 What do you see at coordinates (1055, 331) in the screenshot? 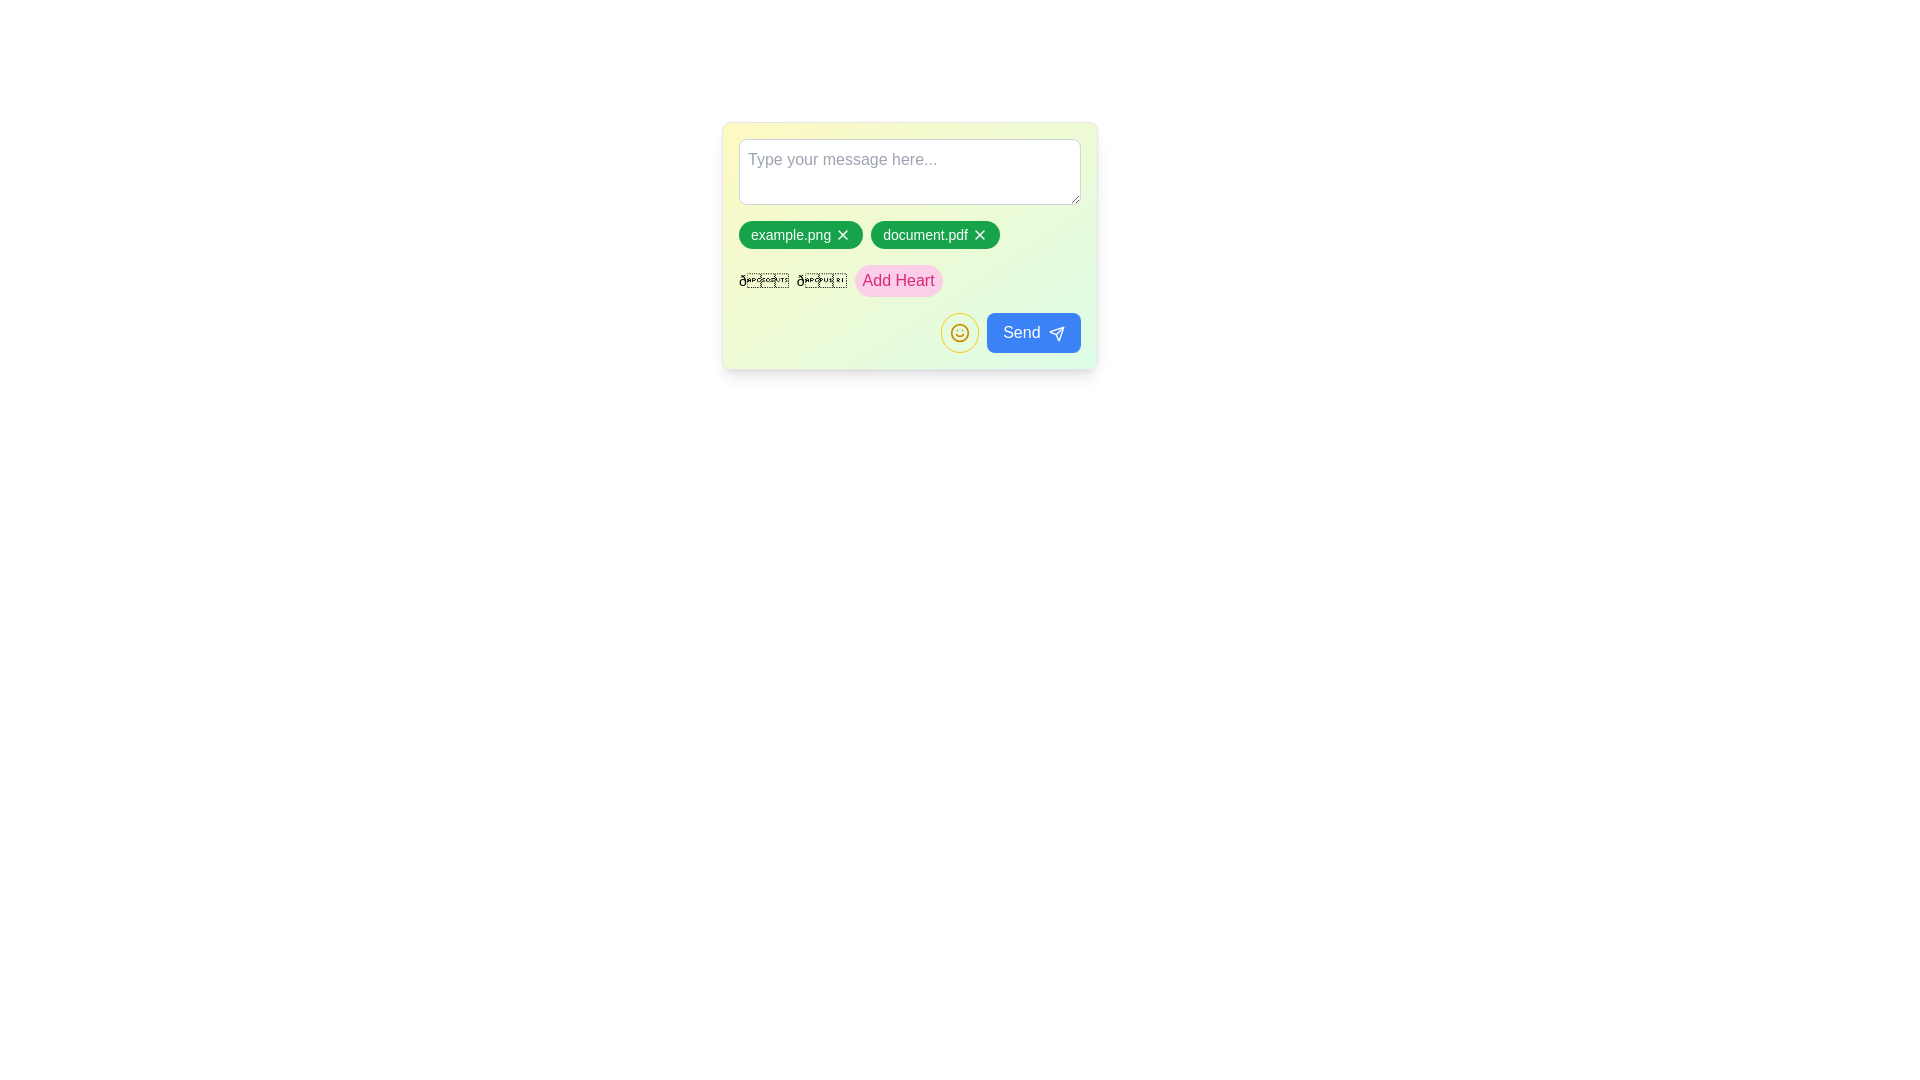
I see `the arrow-like icon within the 'Send' button to trigger its surrounding functionalities` at bounding box center [1055, 331].